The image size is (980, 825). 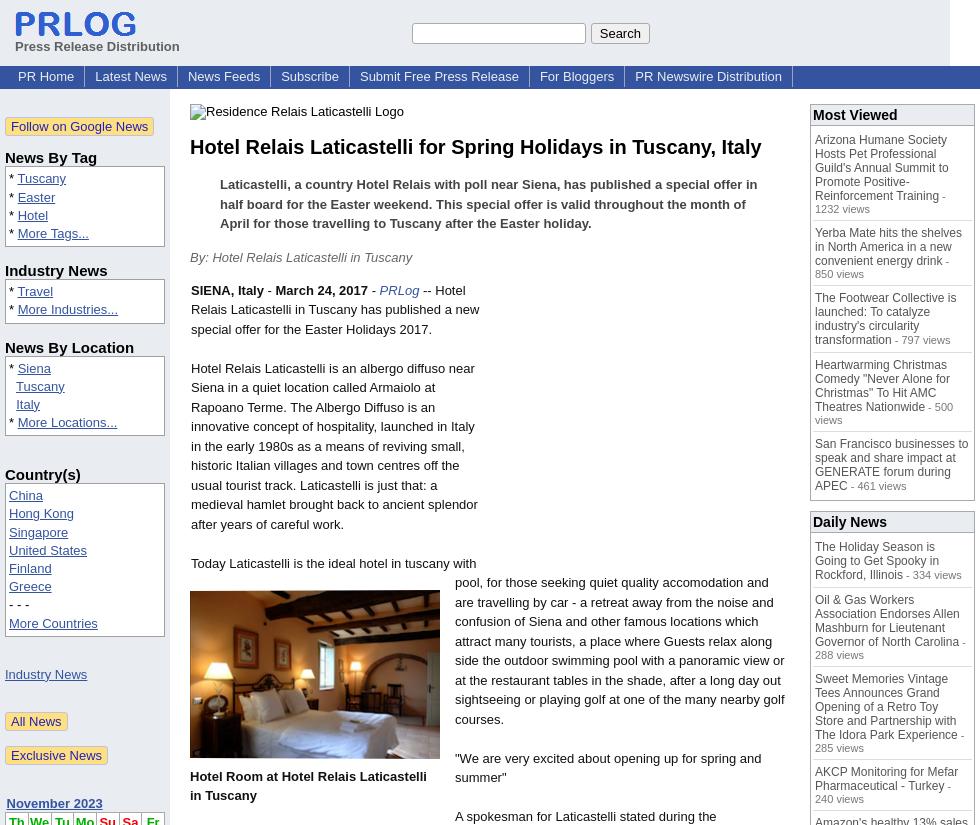 What do you see at coordinates (97, 46) in the screenshot?
I see `'Press Release Distribution'` at bounding box center [97, 46].